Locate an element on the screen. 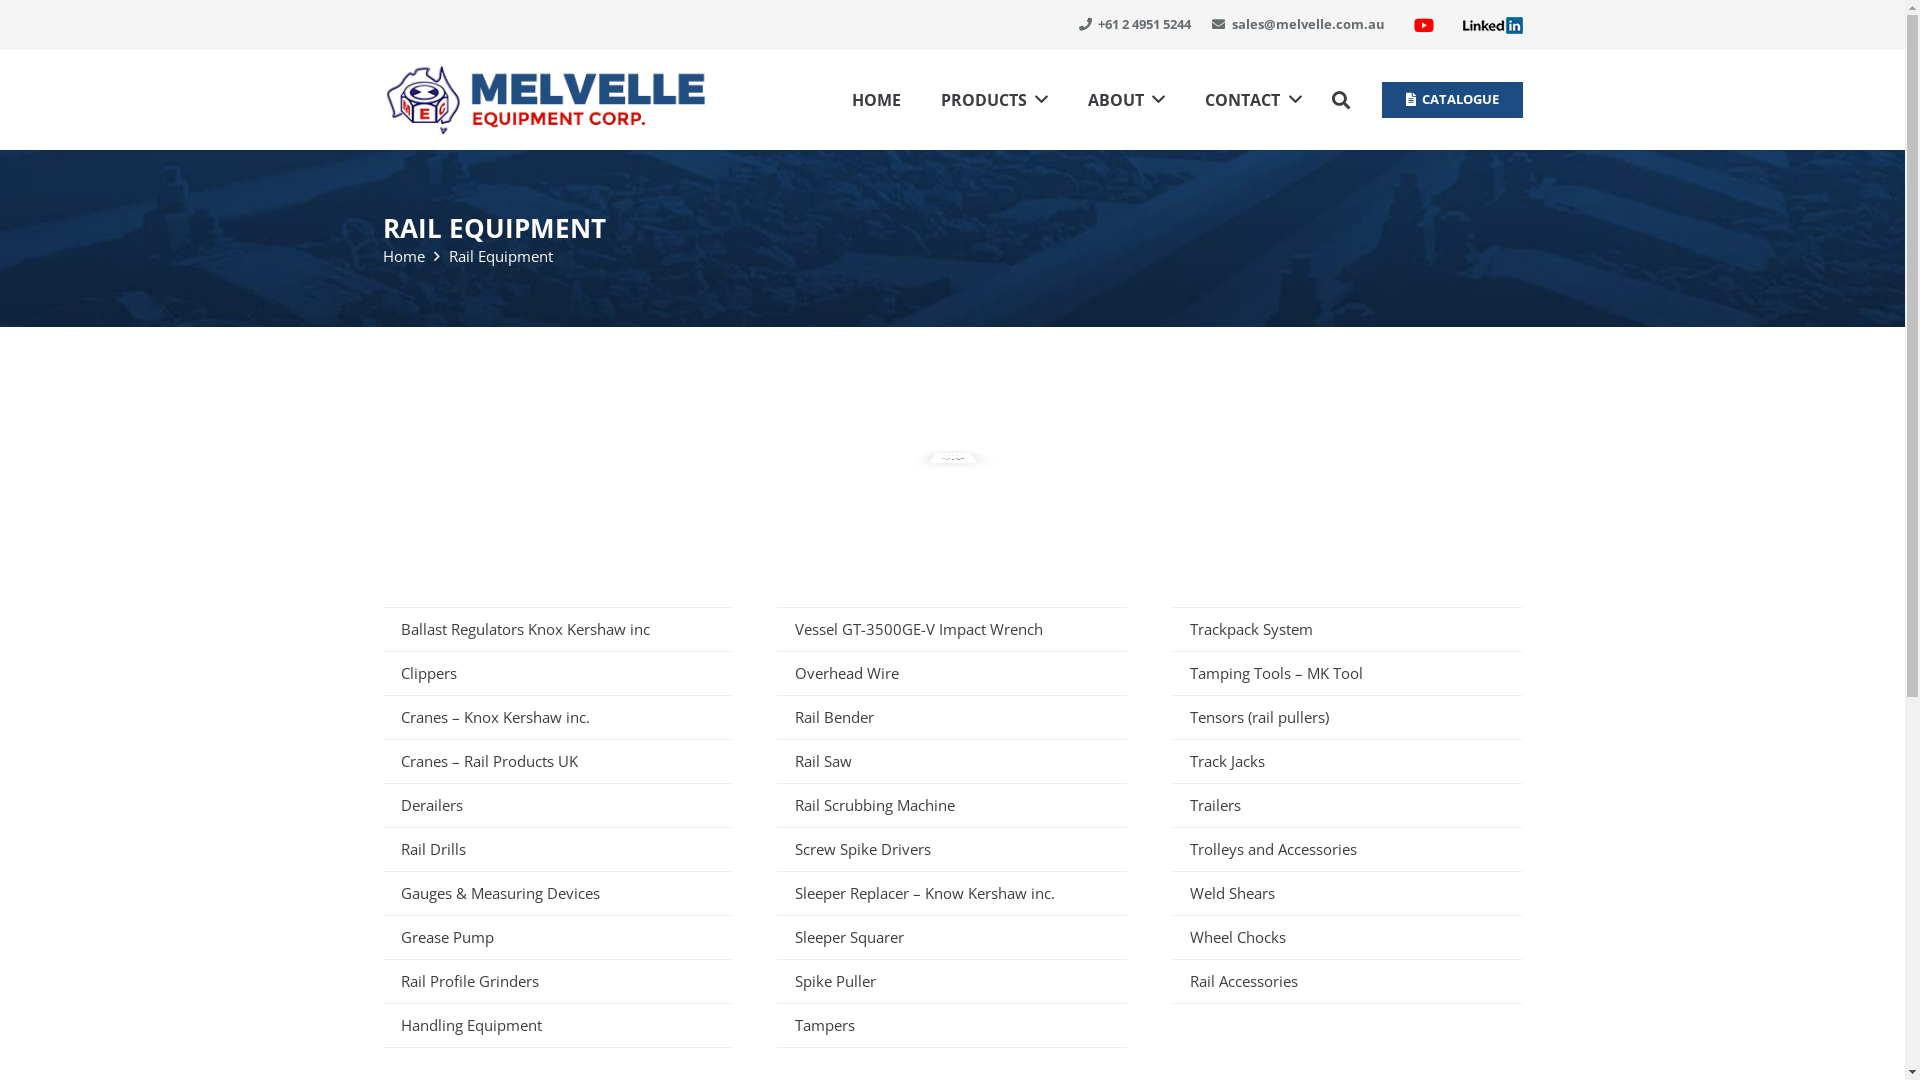 This screenshot has width=1920, height=1080. 'Track Jacks' is located at coordinates (1347, 760).